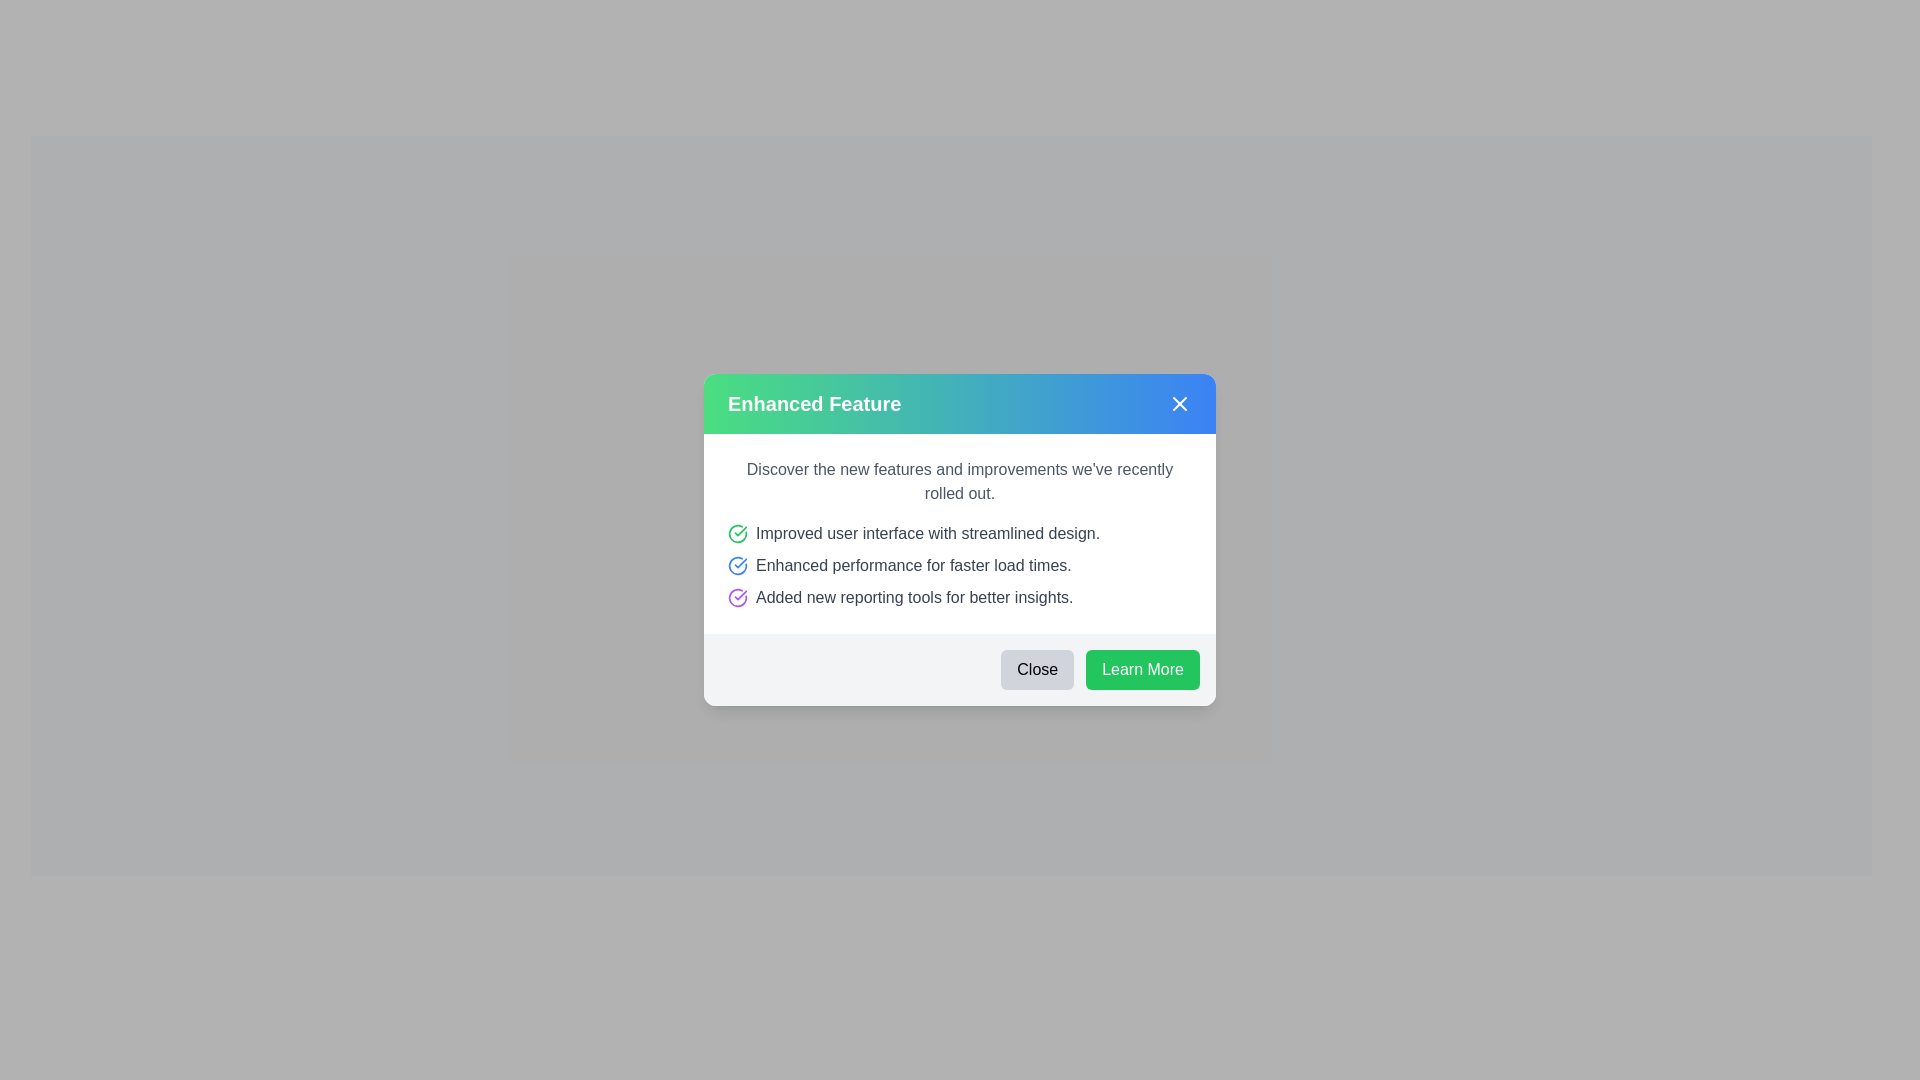  Describe the element at coordinates (927, 532) in the screenshot. I see `the text label that reads 'Improved user interface with streamlined design.' located in the modal dialog labeled 'Enhanced Feature.'` at that location.